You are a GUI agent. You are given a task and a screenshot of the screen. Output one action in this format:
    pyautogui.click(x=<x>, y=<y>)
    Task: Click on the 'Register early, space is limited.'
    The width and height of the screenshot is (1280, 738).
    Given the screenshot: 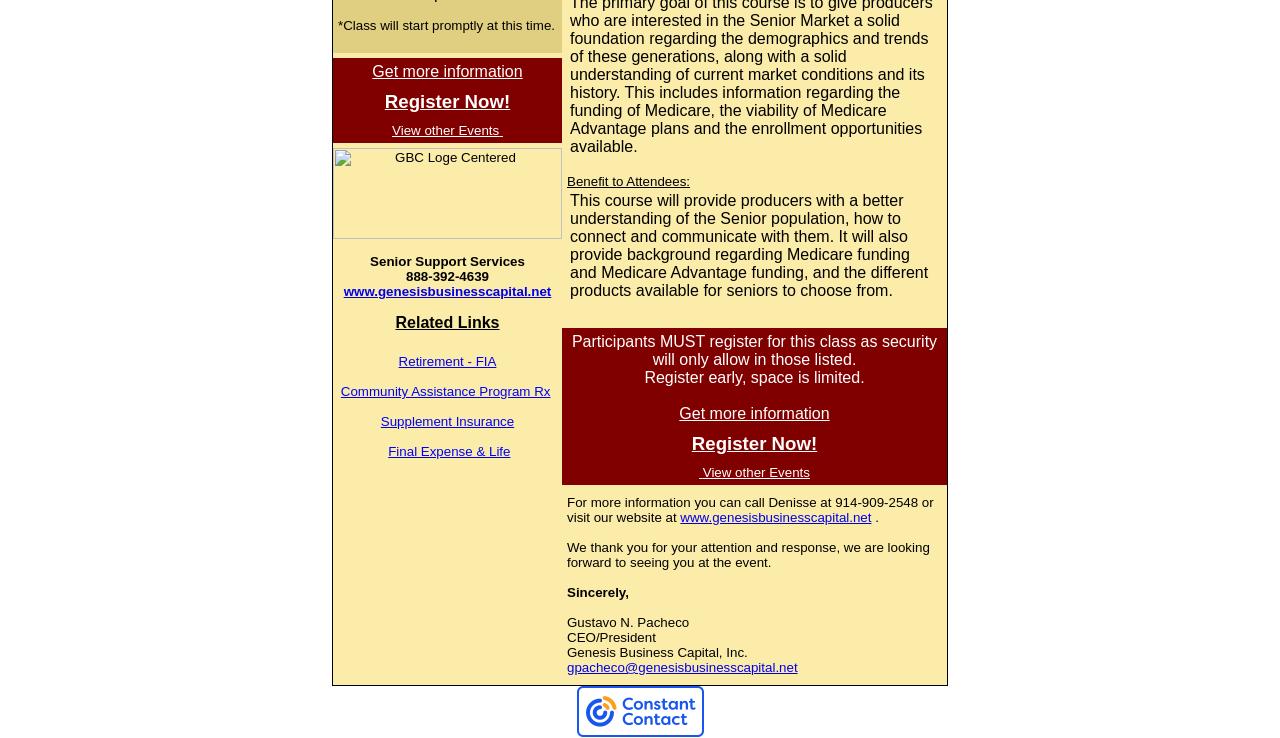 What is the action you would take?
    pyautogui.click(x=753, y=376)
    